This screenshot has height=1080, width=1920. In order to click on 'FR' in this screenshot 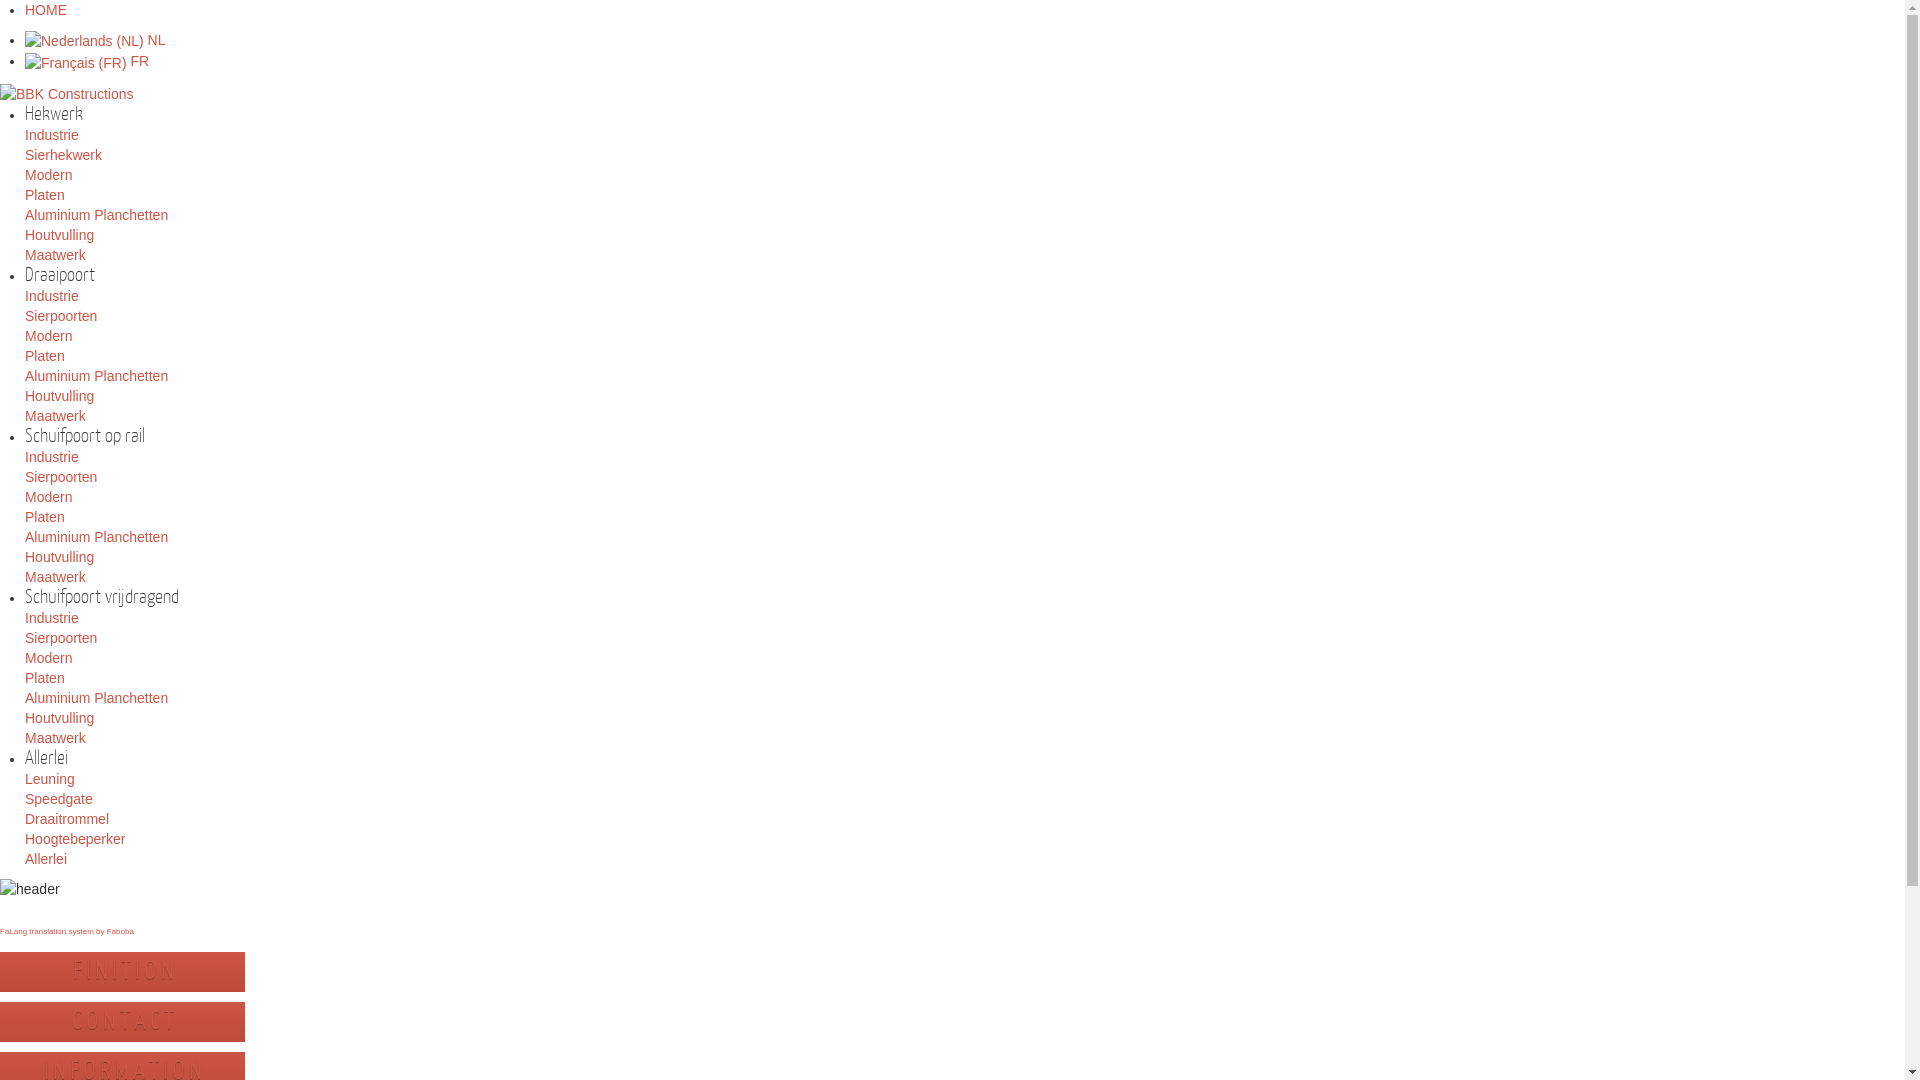, I will do `click(85, 60)`.